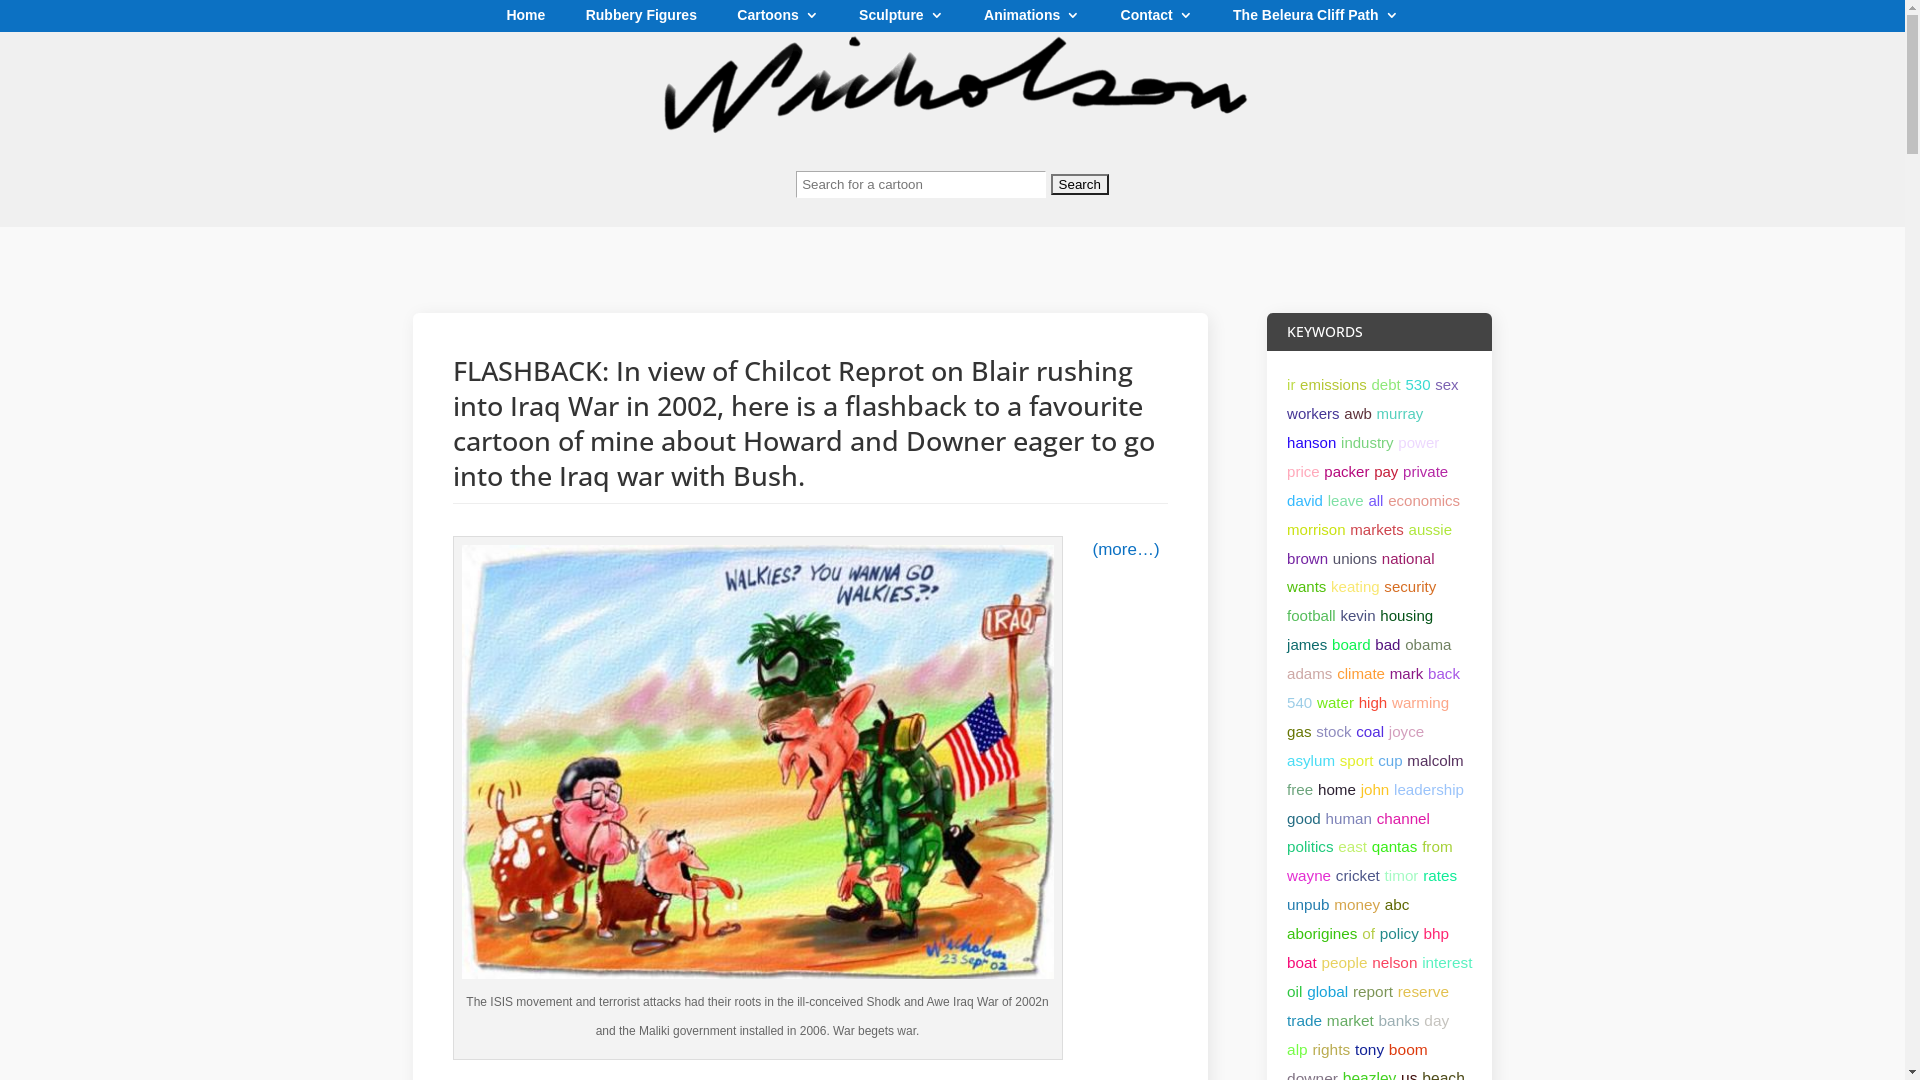  What do you see at coordinates (1424, 471) in the screenshot?
I see `'private'` at bounding box center [1424, 471].